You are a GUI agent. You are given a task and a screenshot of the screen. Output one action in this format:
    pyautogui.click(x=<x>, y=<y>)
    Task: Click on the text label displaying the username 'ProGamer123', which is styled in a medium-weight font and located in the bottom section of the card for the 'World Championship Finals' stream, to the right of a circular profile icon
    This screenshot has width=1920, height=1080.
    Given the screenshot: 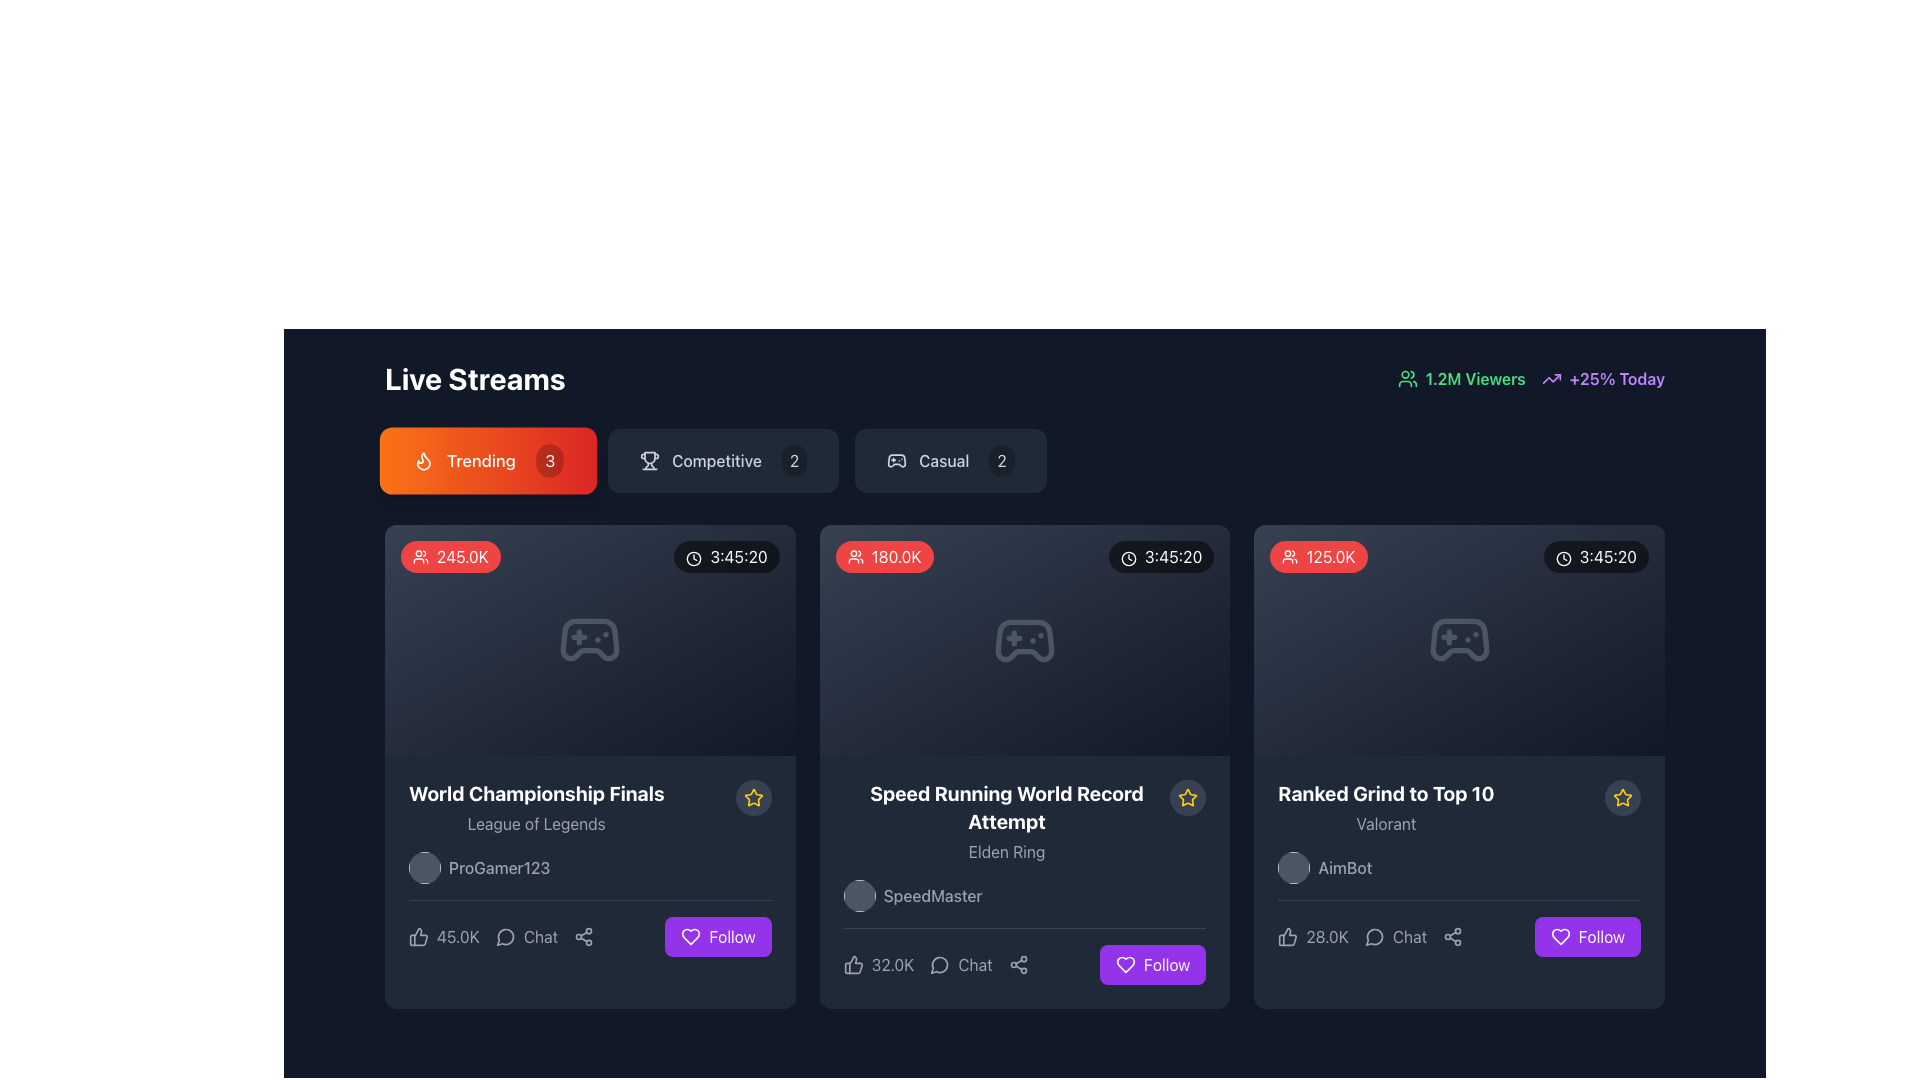 What is the action you would take?
    pyautogui.click(x=499, y=866)
    